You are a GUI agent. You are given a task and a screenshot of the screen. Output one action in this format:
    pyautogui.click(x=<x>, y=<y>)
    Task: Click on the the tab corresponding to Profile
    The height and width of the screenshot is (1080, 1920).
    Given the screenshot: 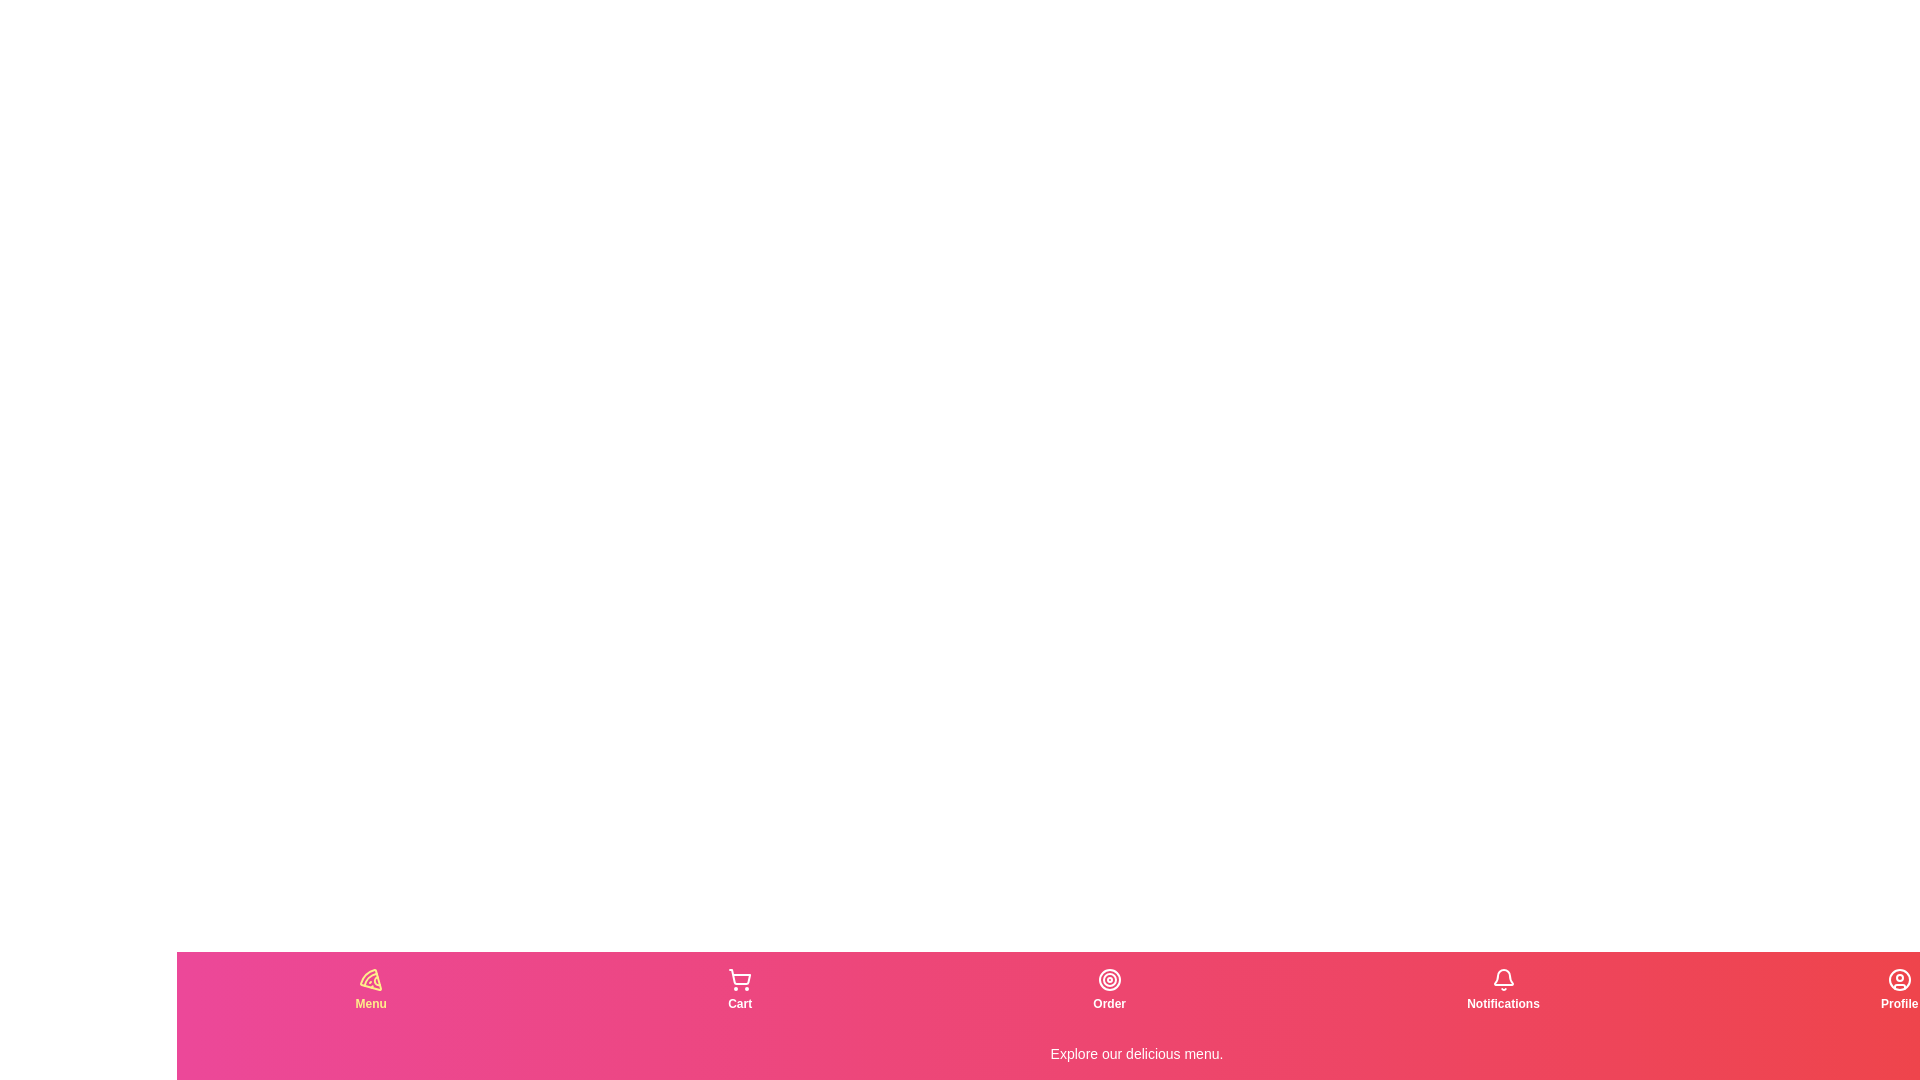 What is the action you would take?
    pyautogui.click(x=1898, y=990)
    